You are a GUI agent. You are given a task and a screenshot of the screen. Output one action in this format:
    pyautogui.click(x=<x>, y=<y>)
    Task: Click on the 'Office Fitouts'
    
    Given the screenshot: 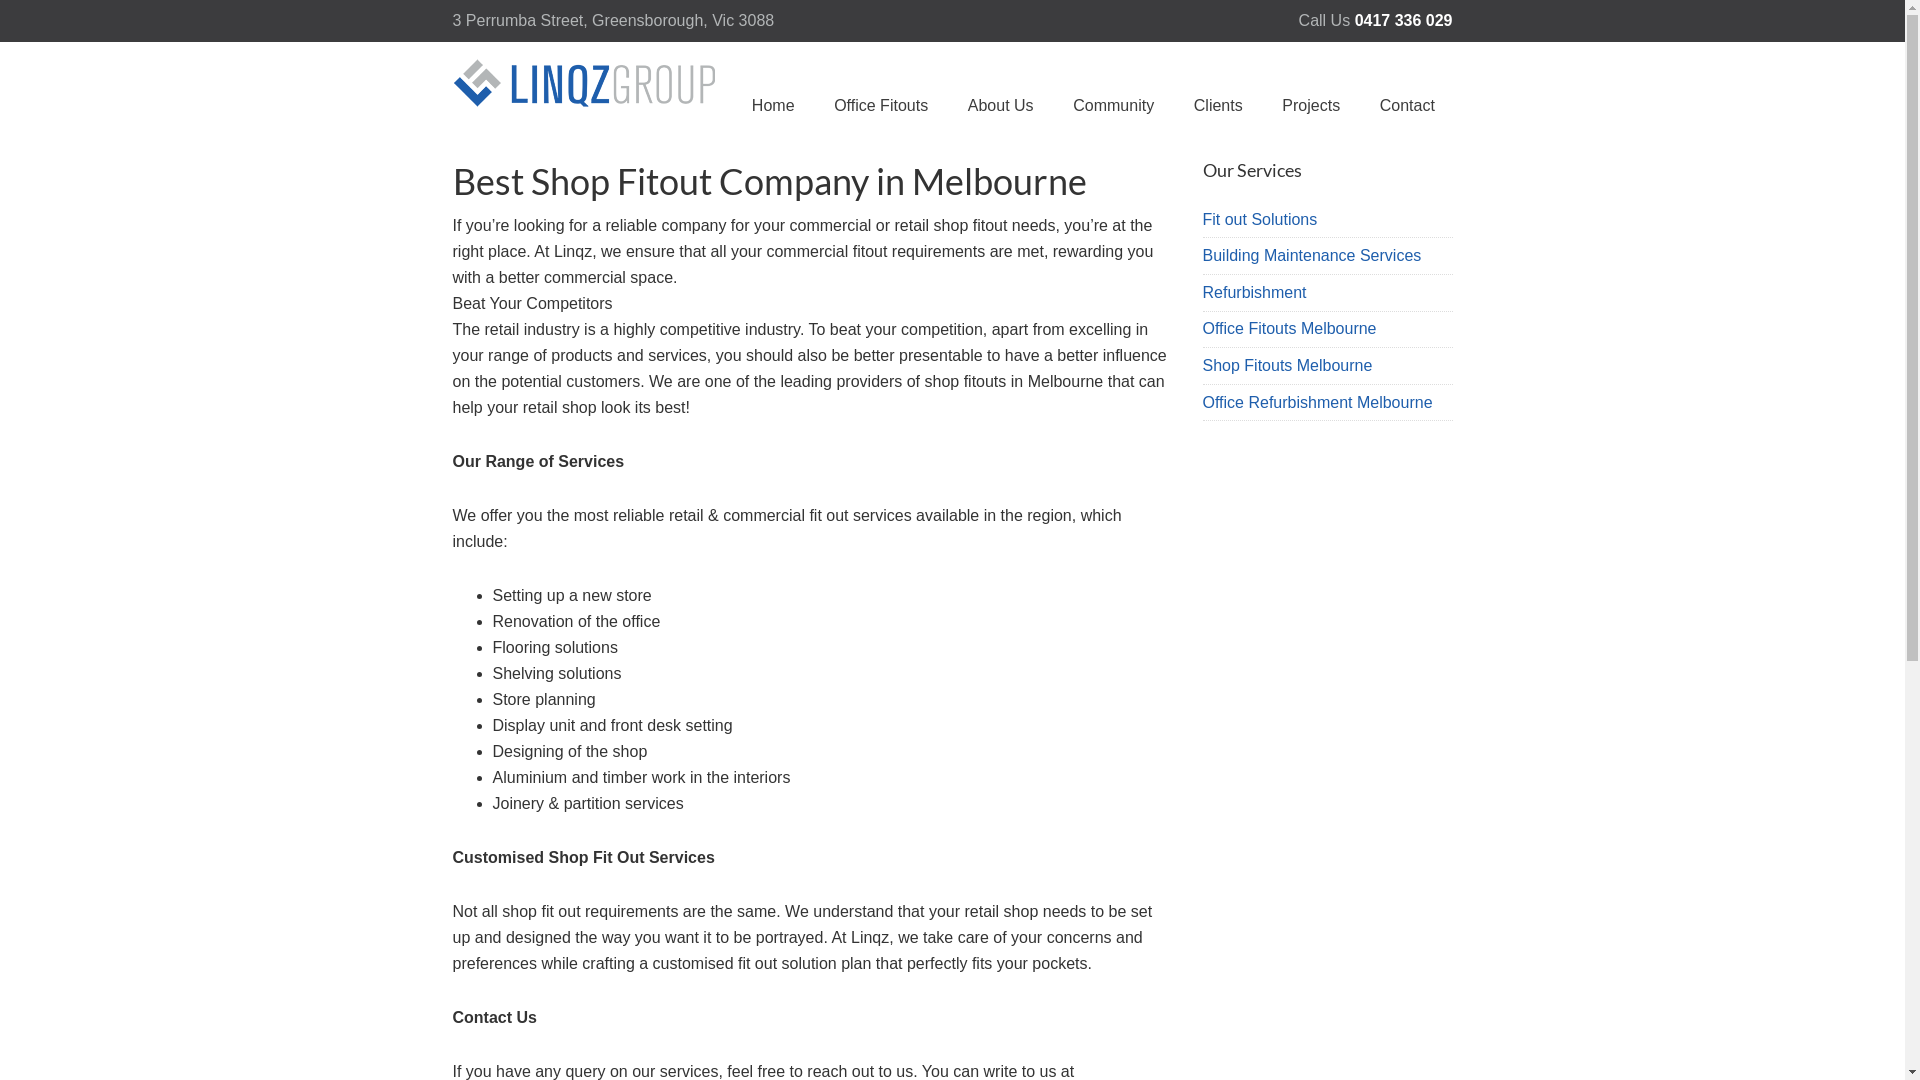 What is the action you would take?
    pyautogui.click(x=816, y=105)
    